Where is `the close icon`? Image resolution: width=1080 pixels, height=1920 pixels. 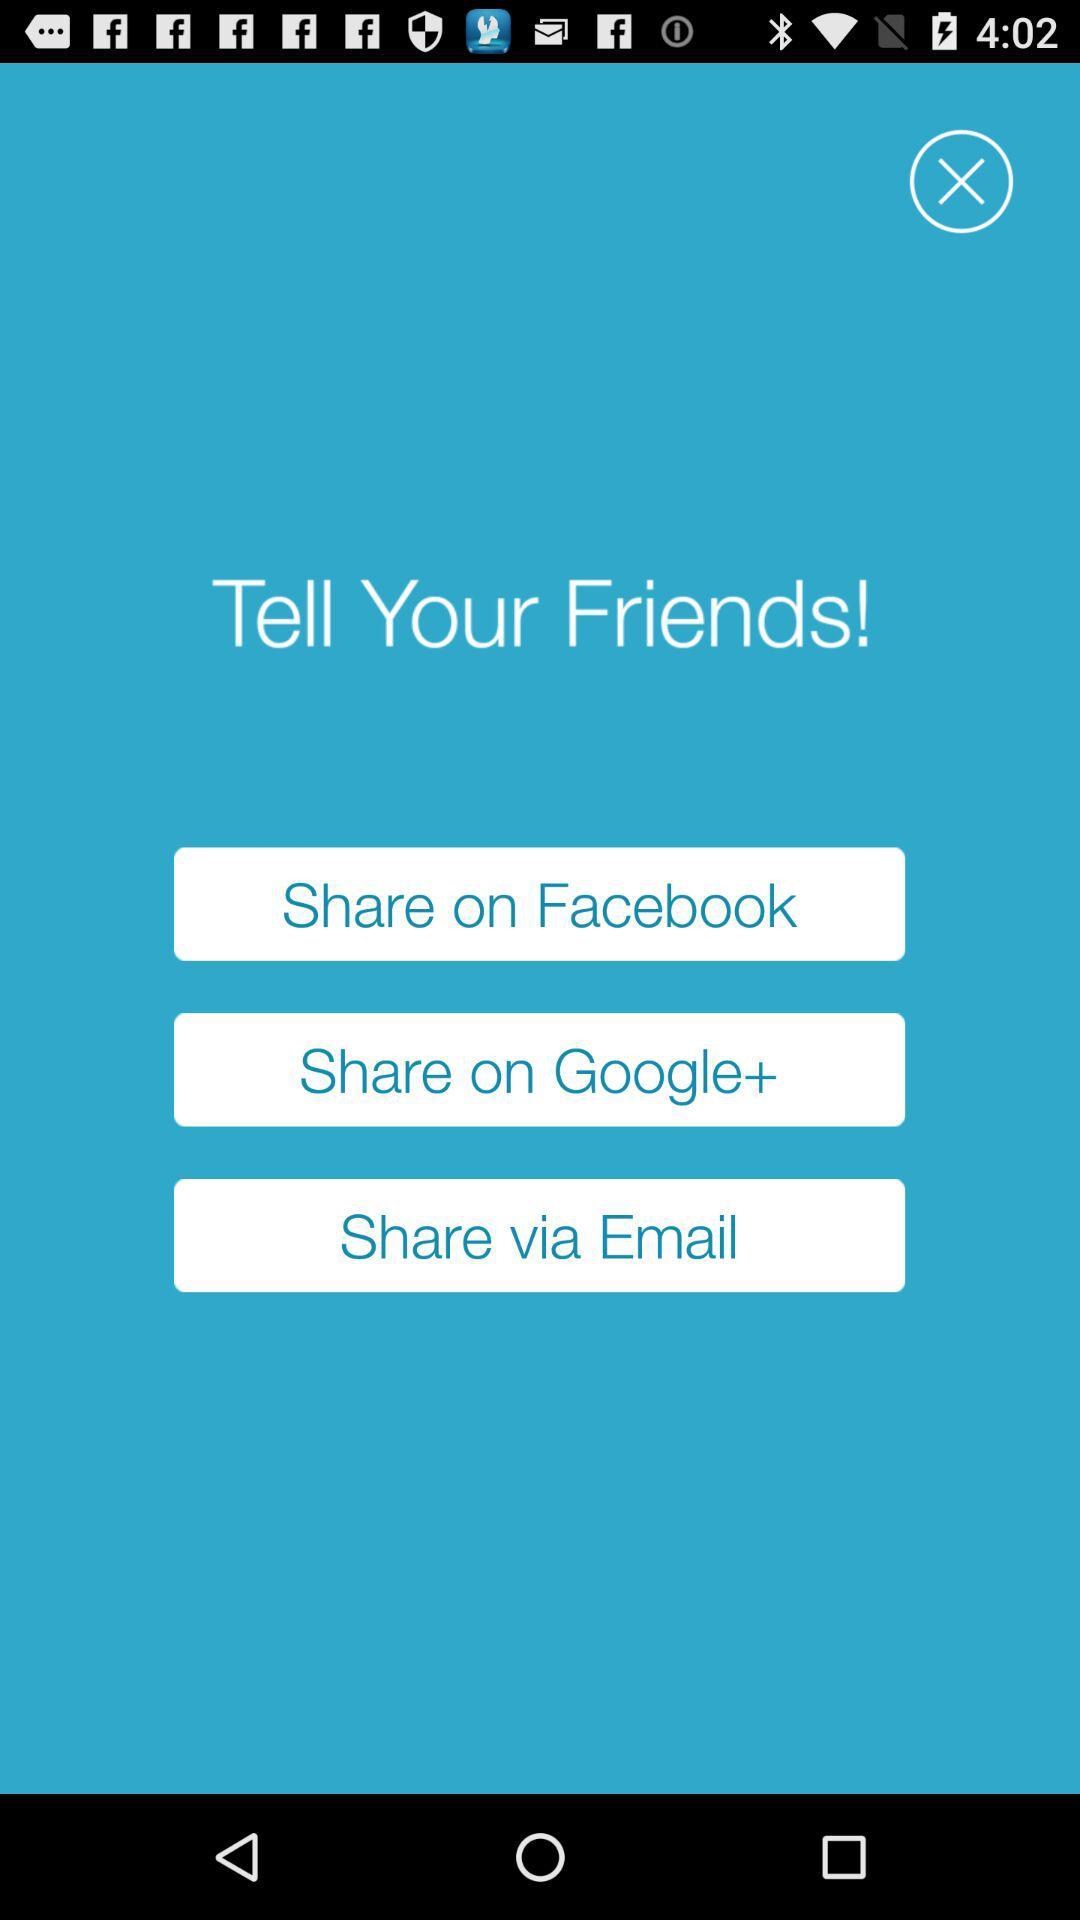
the close icon is located at coordinates (960, 194).